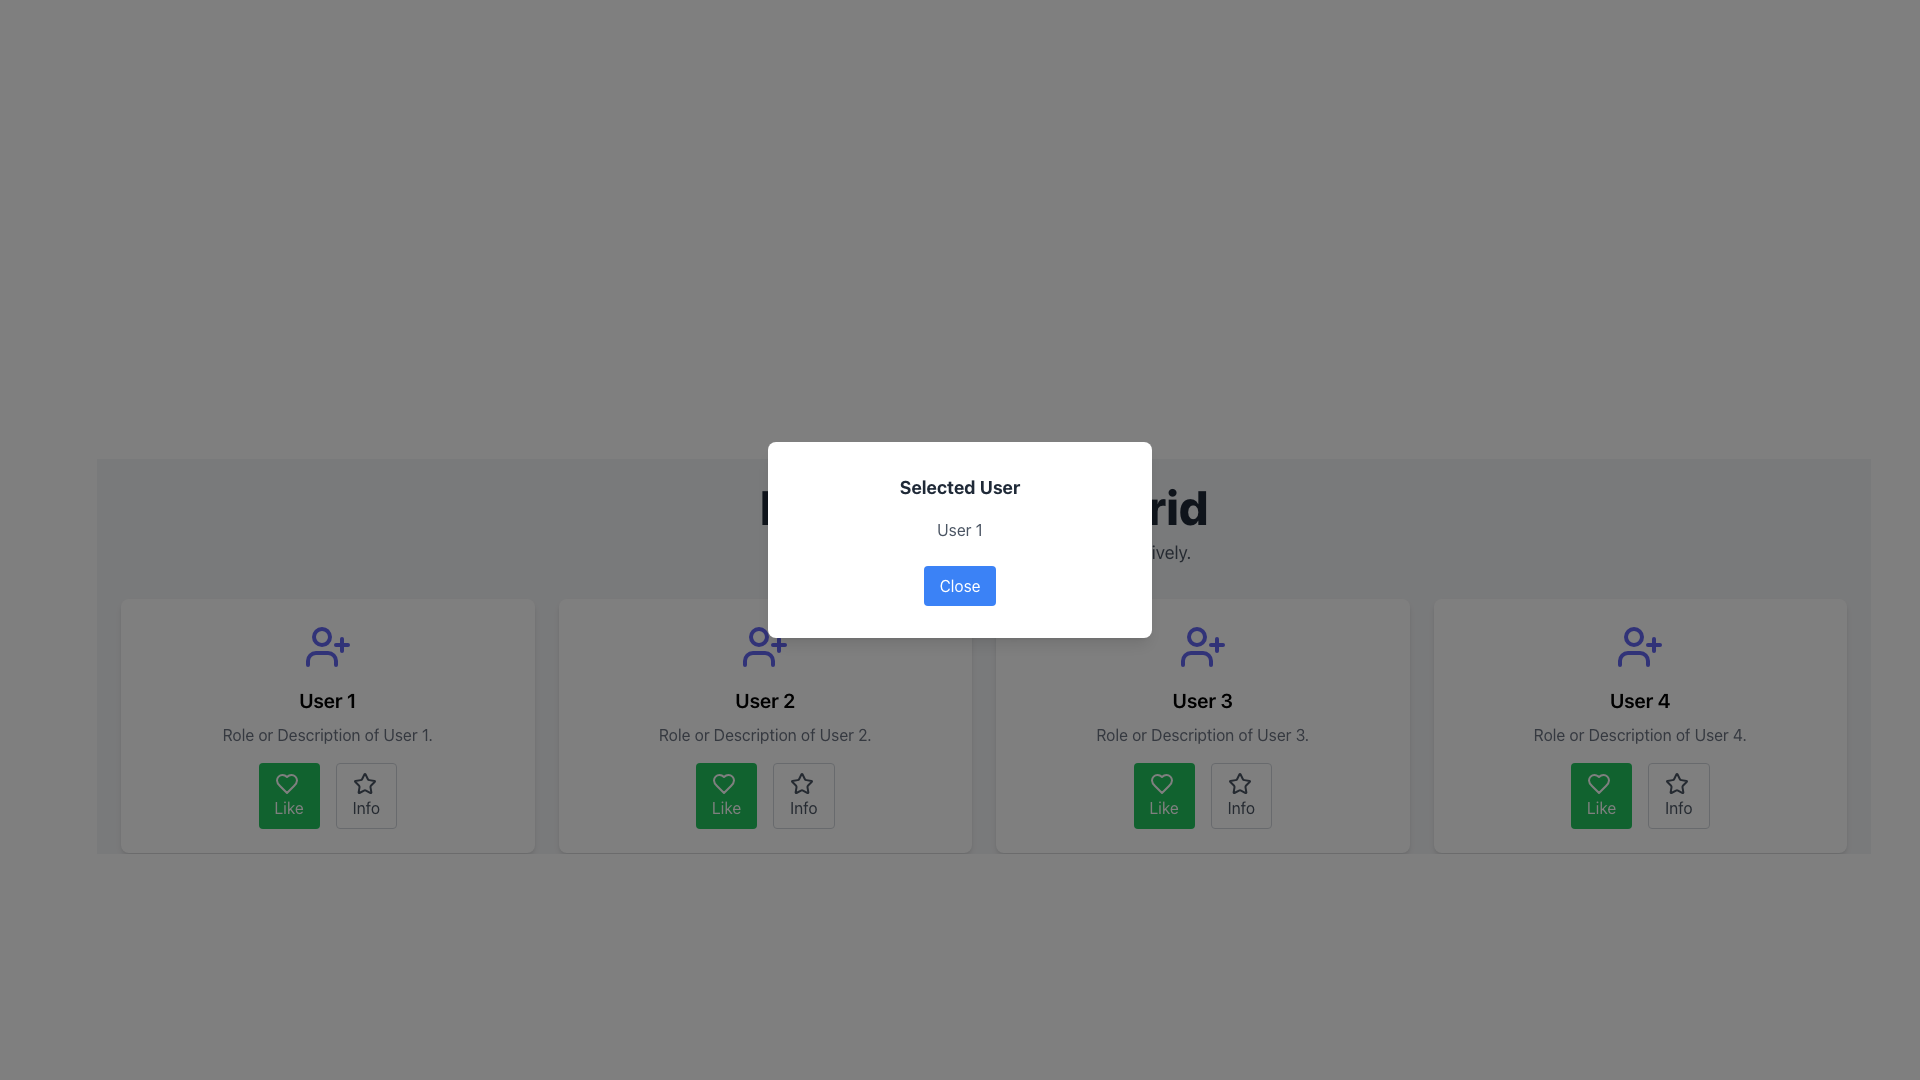 Image resolution: width=1920 pixels, height=1080 pixels. I want to click on the text label that provides additional information for 'User 1', located beneath the larger text 'User 1' and above the 'Like' and 'Info' buttons, so click(327, 735).